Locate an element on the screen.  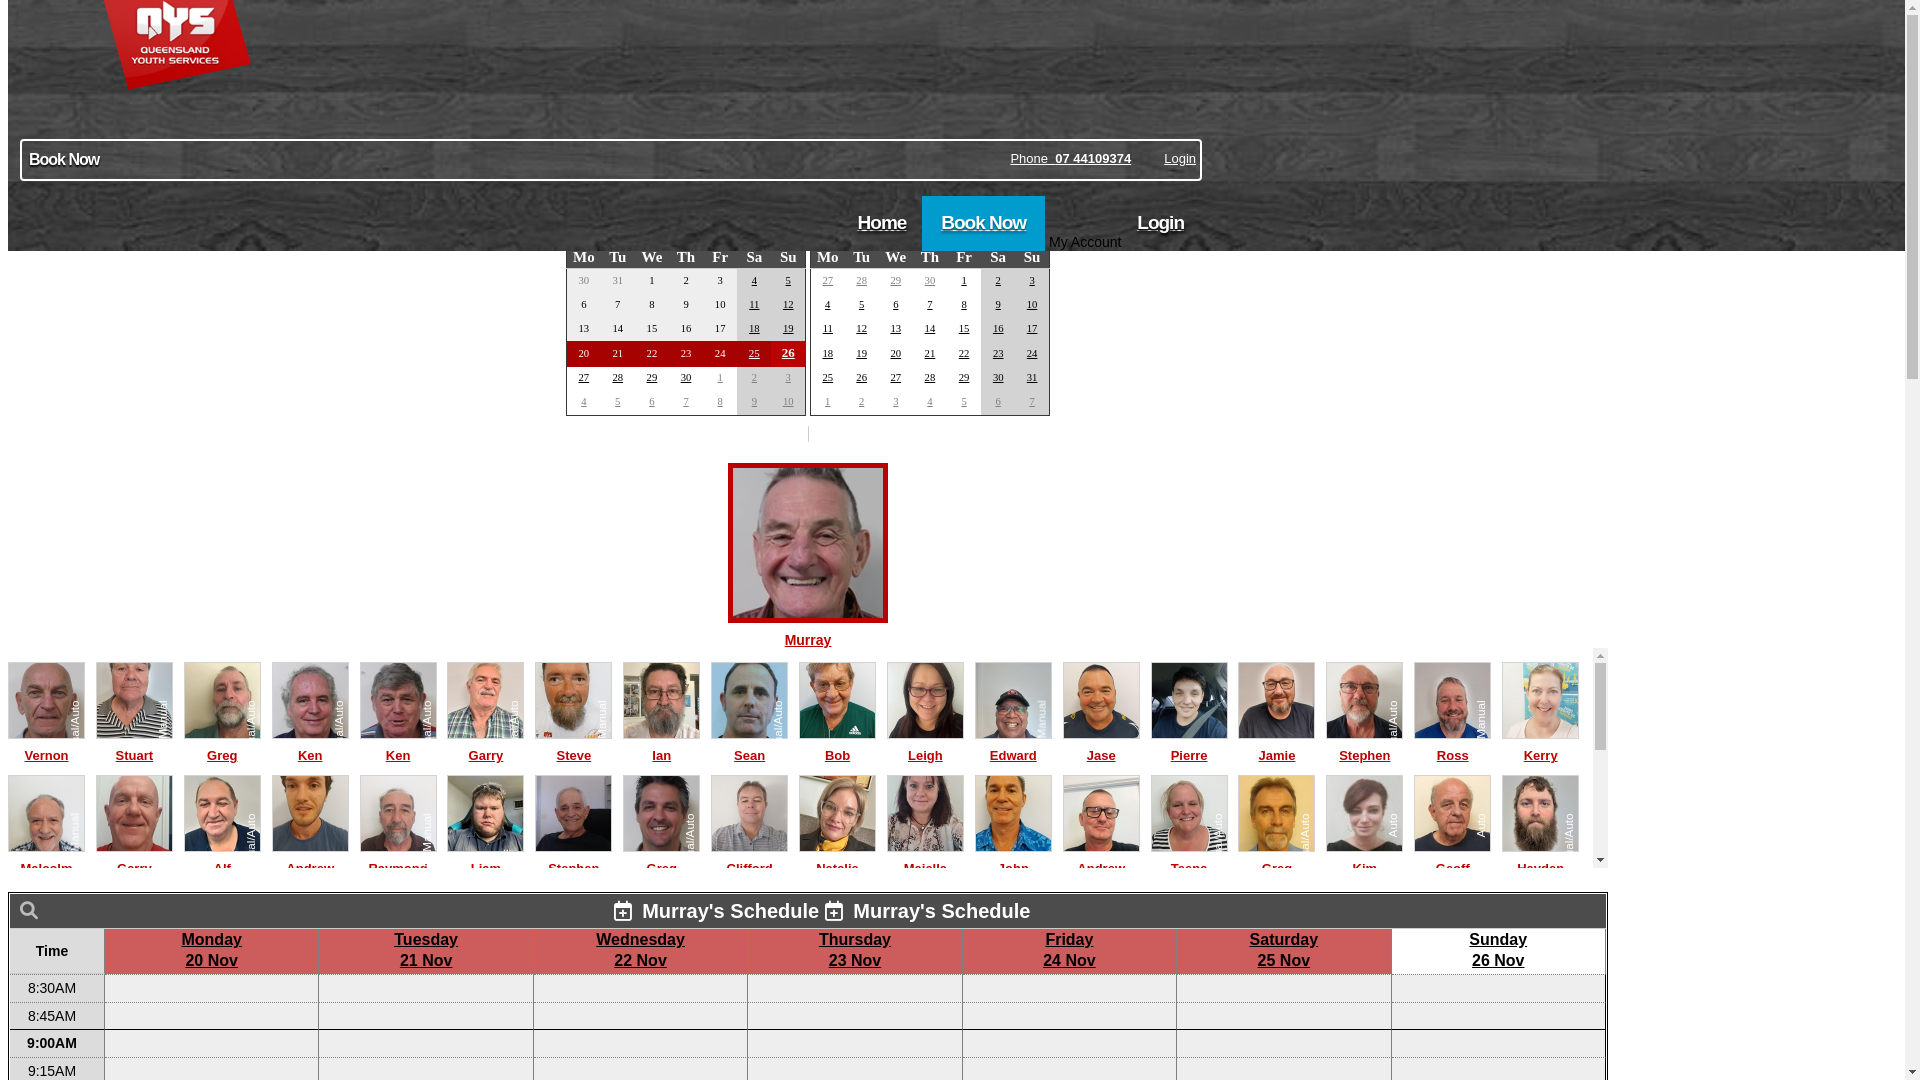
'27' is located at coordinates (583, 377).